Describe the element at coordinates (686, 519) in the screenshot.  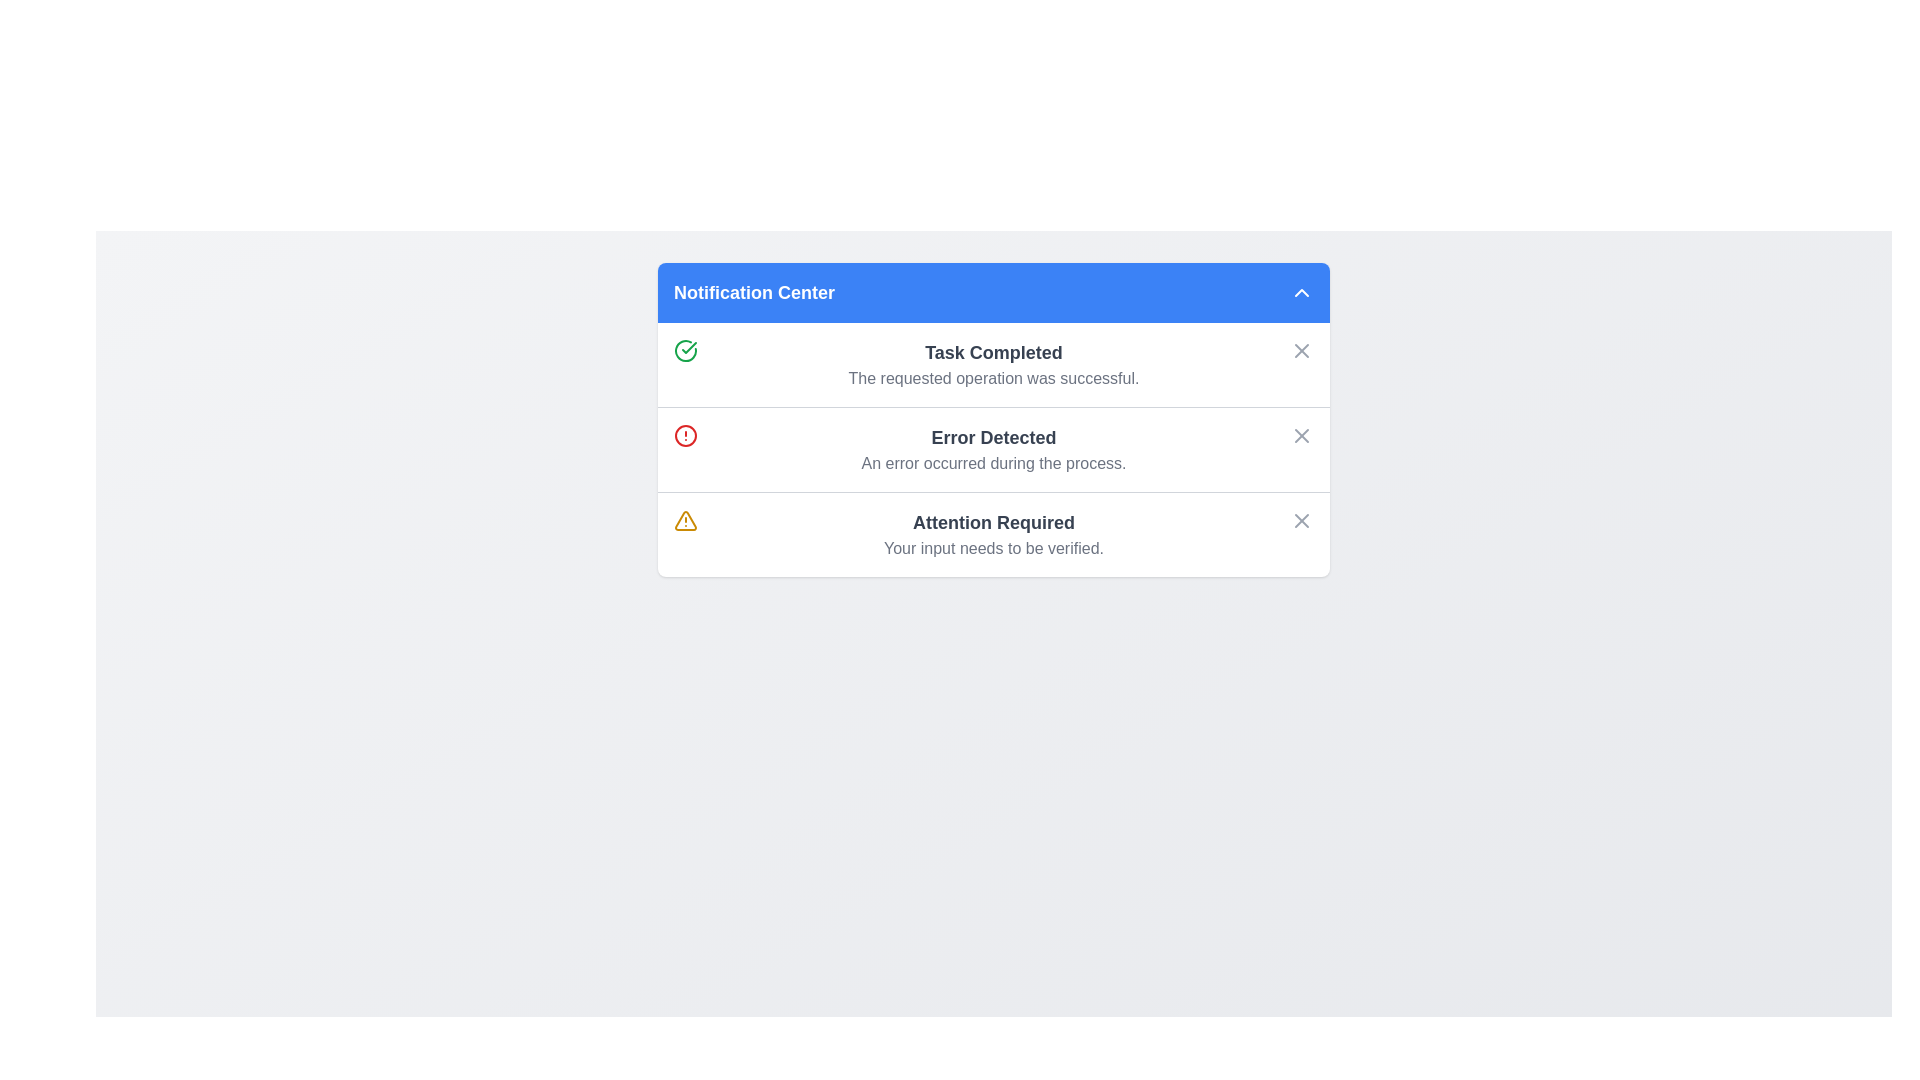
I see `SVG icon with a warning triangle shape located in the 'Attention Required' notification card by using the developer tools` at that location.